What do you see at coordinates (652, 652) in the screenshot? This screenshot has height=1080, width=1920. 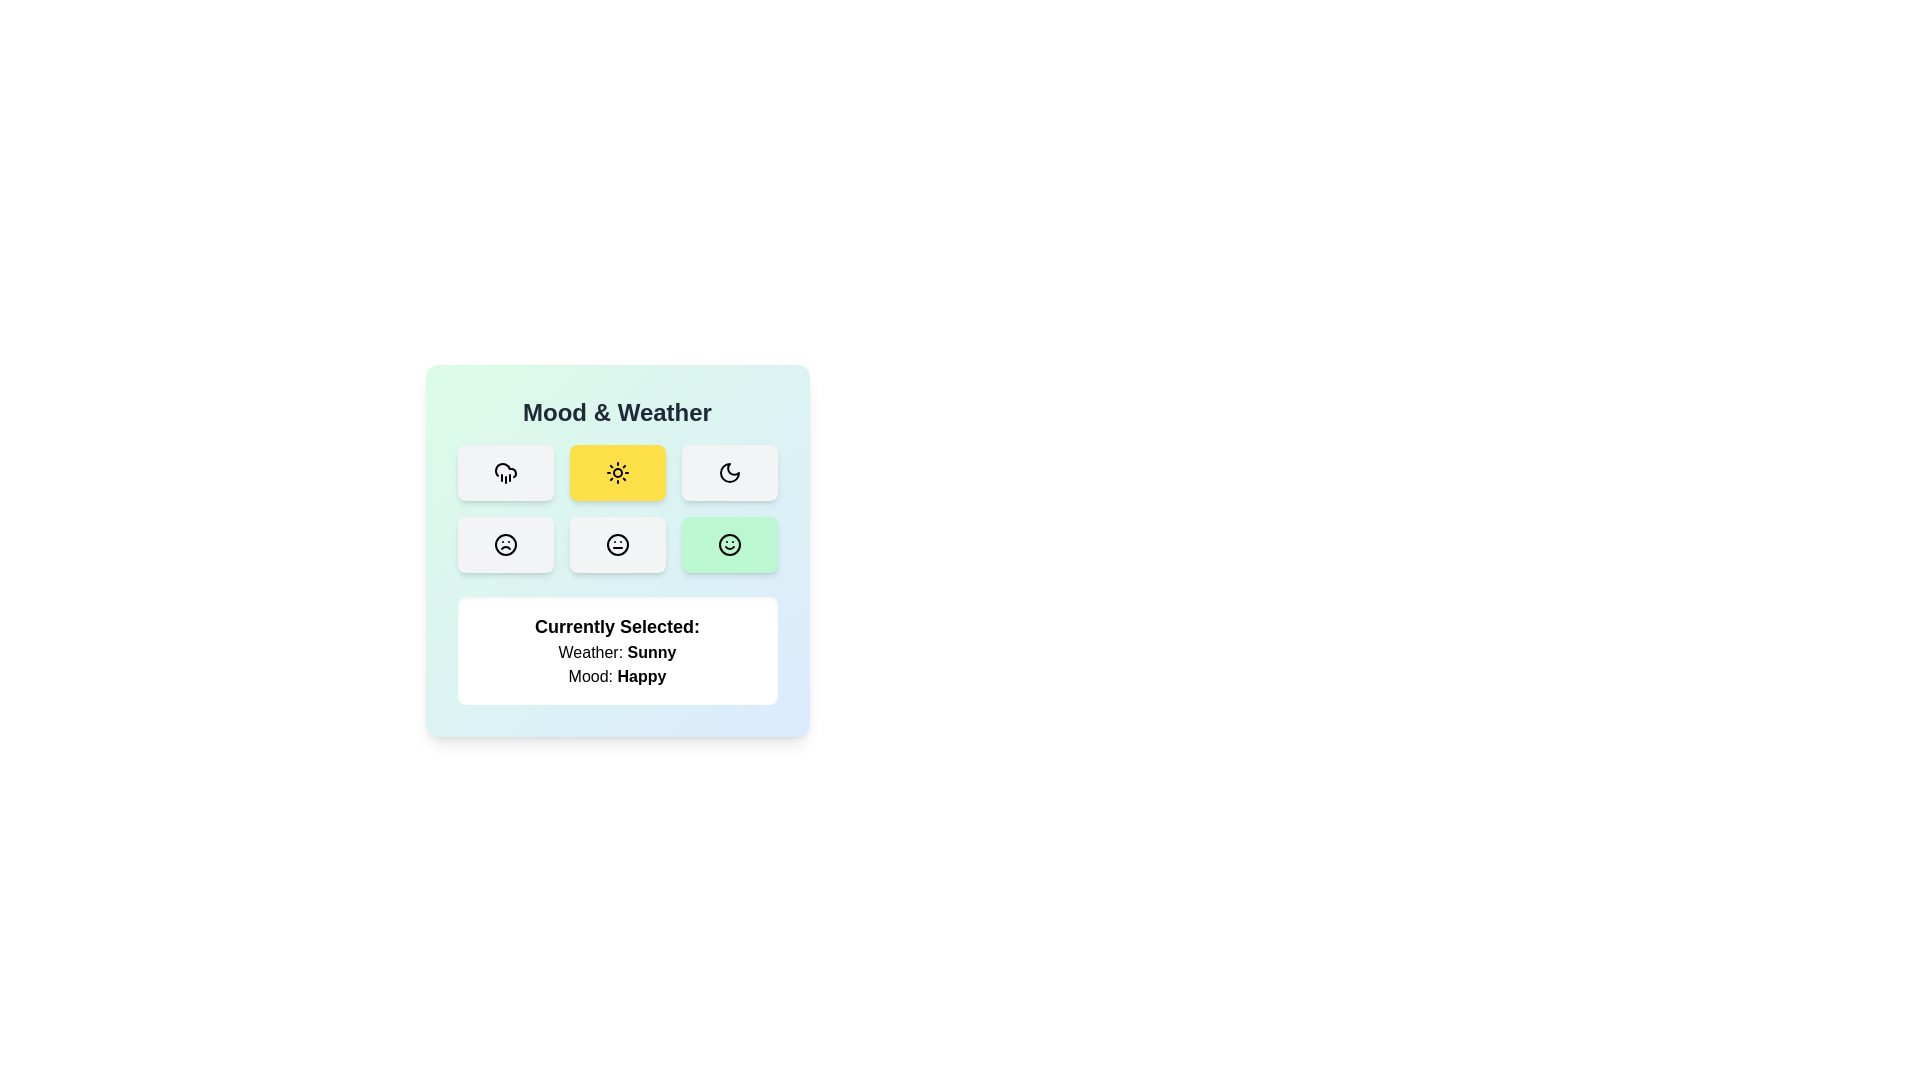 I see `the bold and capitalized text label 'Sunny' located in the 'Currently Selected' section under the 'Weather:' descriptor` at bounding box center [652, 652].